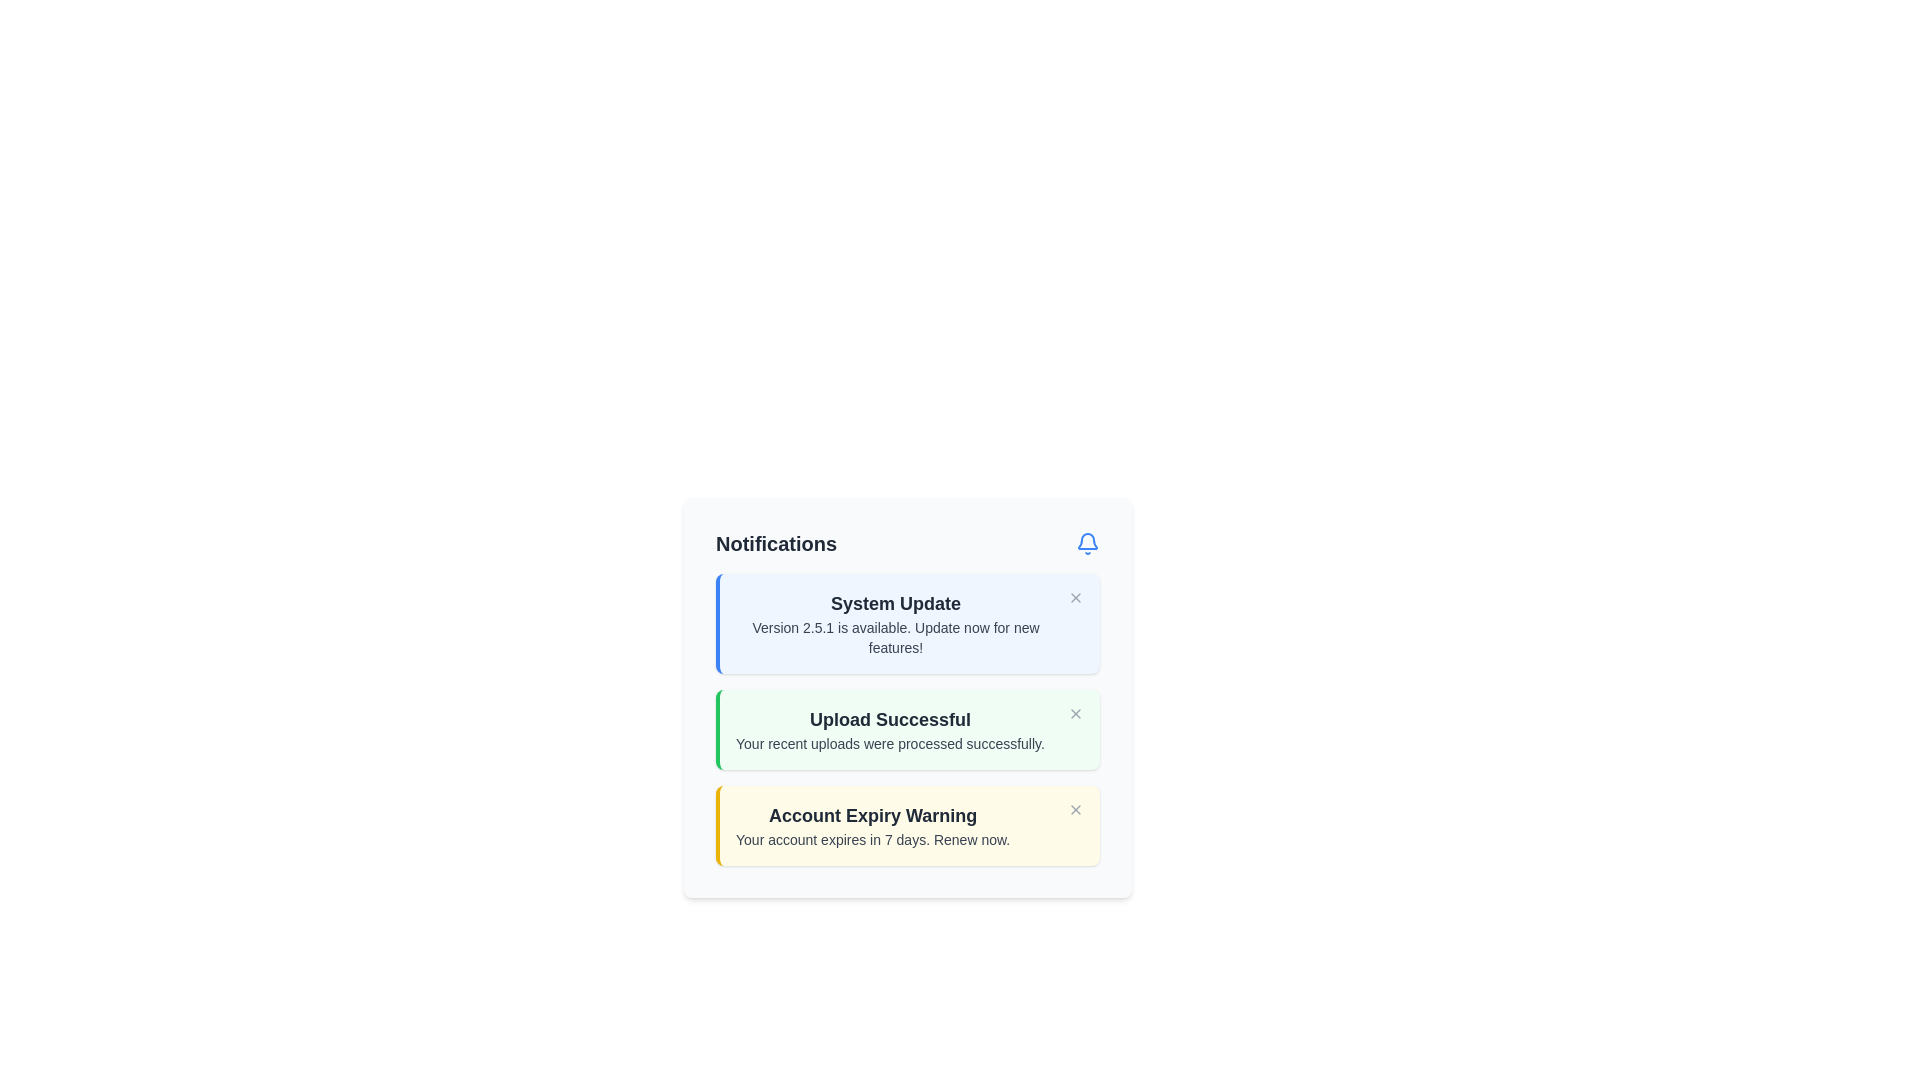 Image resolution: width=1920 pixels, height=1080 pixels. What do you see at coordinates (889, 744) in the screenshot?
I see `the success message text that informs the user of a completed upload process, located below the 'Upload Successful' title in the notification box` at bounding box center [889, 744].